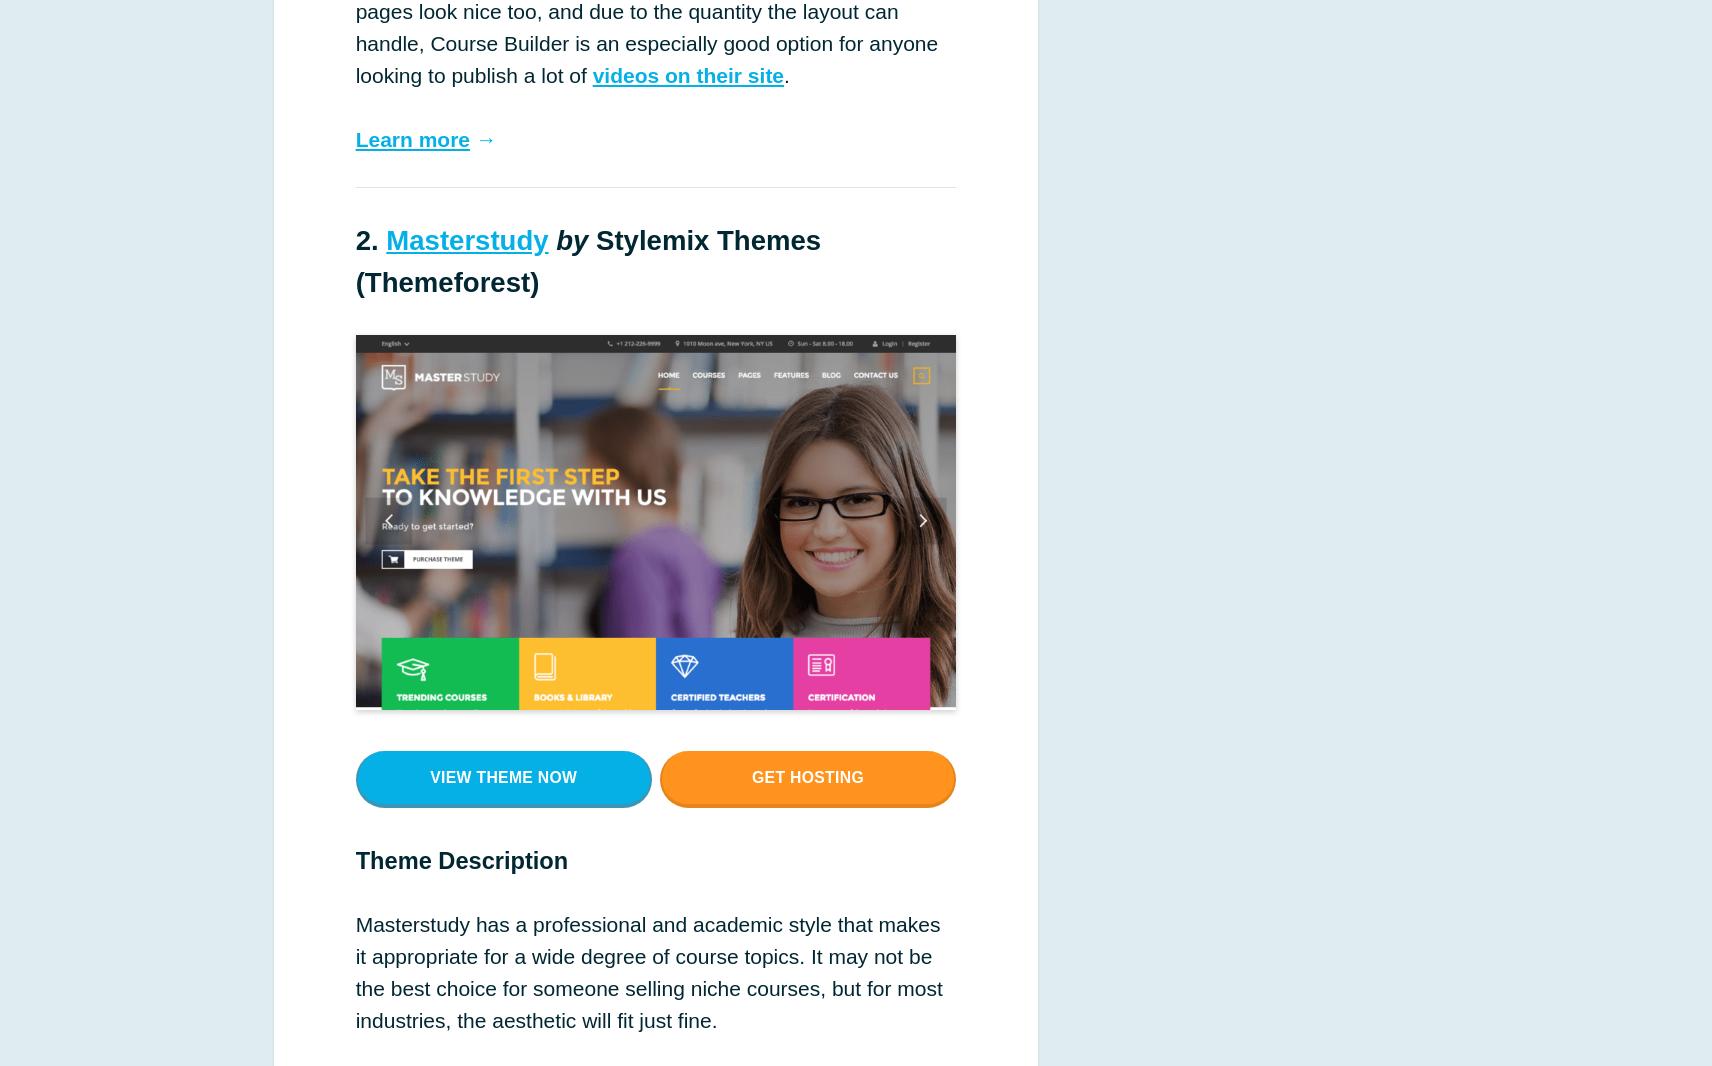  I want to click on '.', so click(786, 74).